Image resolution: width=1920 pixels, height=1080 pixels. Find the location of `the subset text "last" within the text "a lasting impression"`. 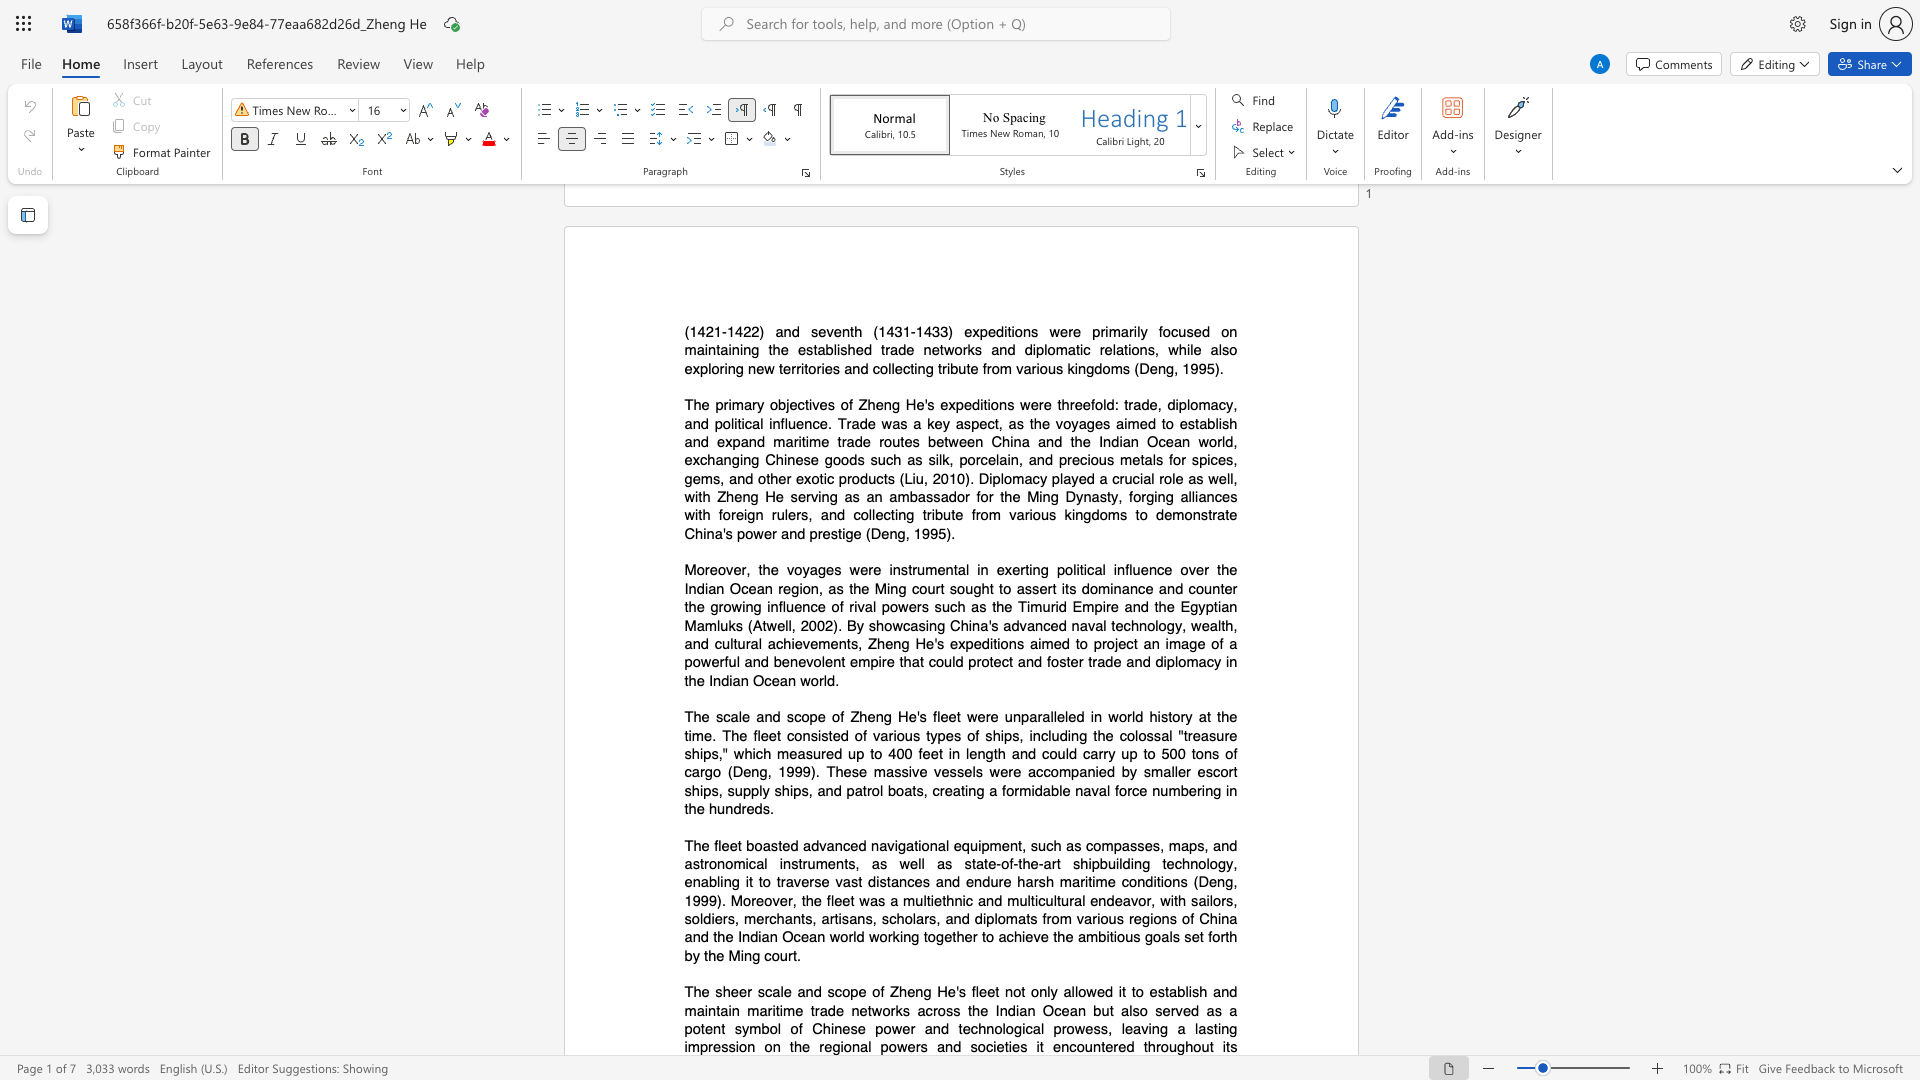

the subset text "last" within the text "a lasting impression" is located at coordinates (1195, 1029).